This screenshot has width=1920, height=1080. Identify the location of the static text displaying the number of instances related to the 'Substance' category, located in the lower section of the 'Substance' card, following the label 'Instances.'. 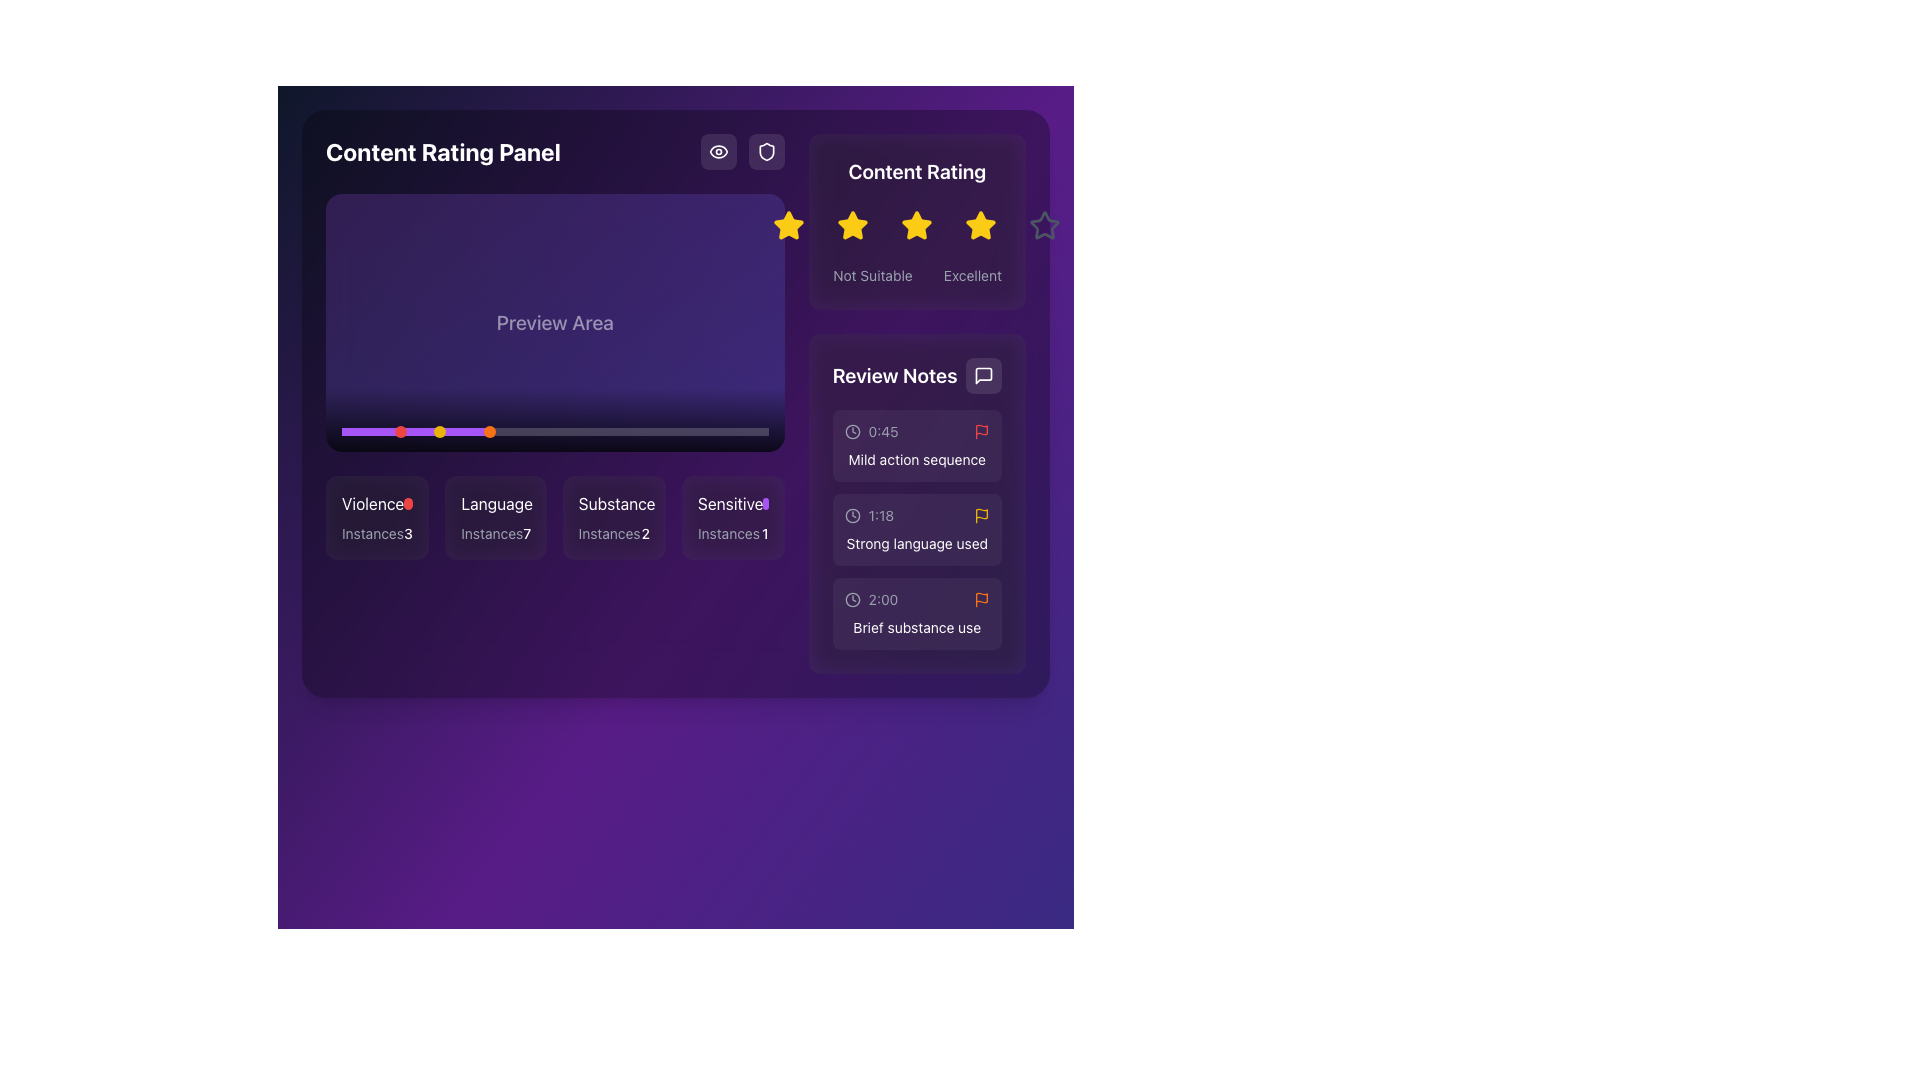
(645, 532).